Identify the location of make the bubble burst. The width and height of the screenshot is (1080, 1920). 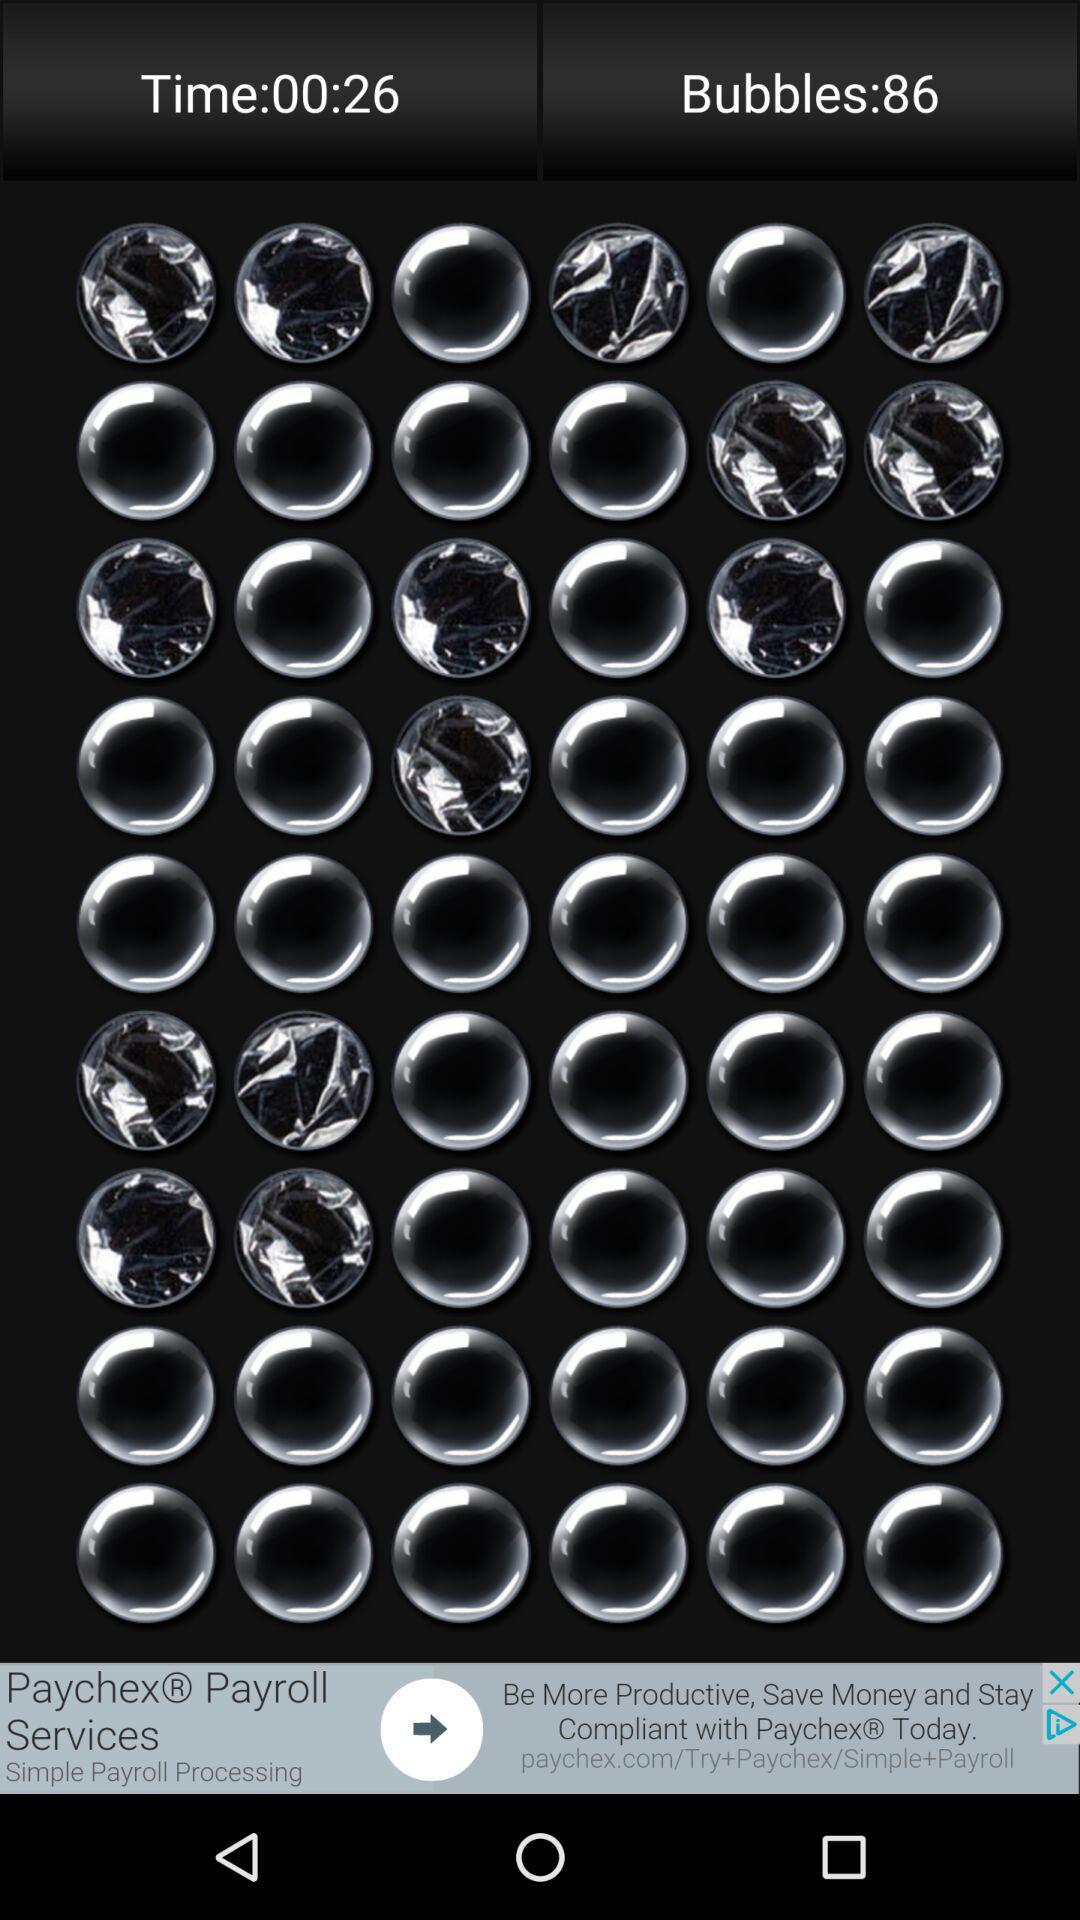
(933, 1079).